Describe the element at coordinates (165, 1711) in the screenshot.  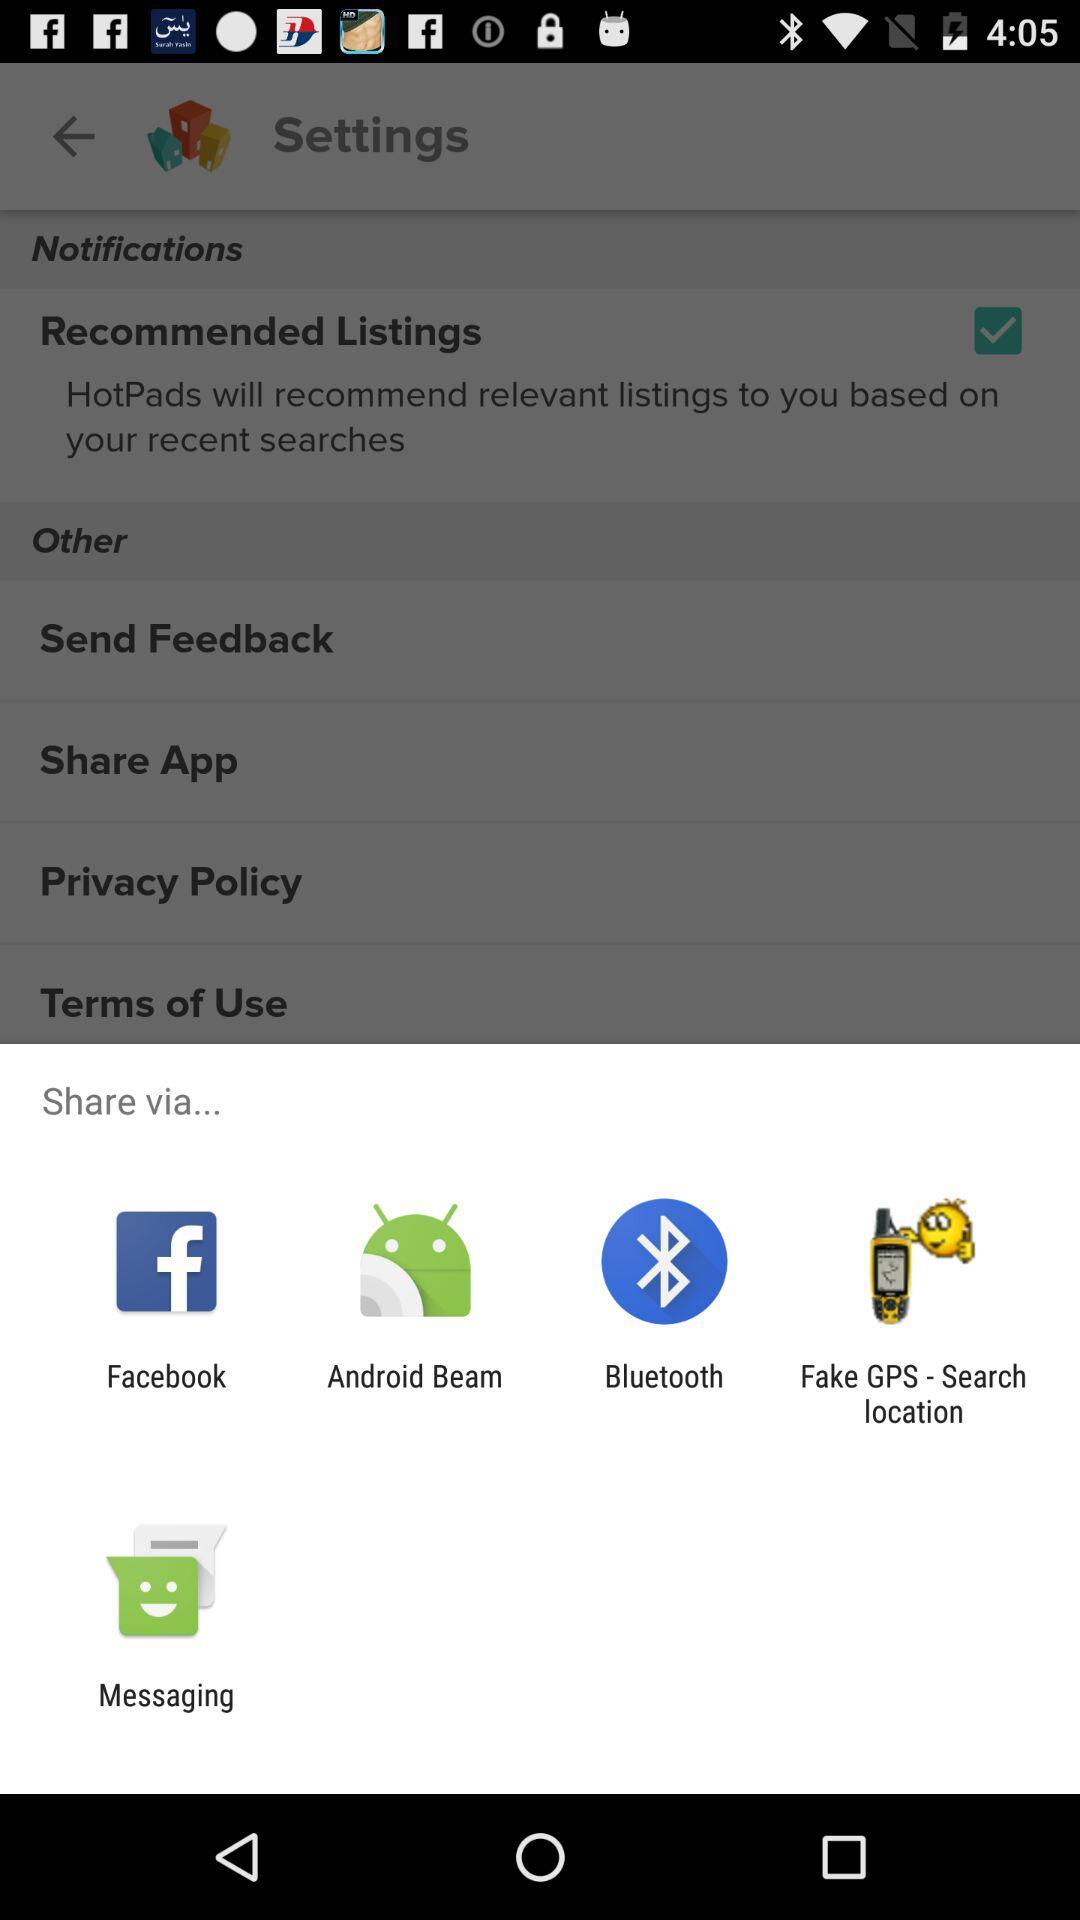
I see `messaging` at that location.